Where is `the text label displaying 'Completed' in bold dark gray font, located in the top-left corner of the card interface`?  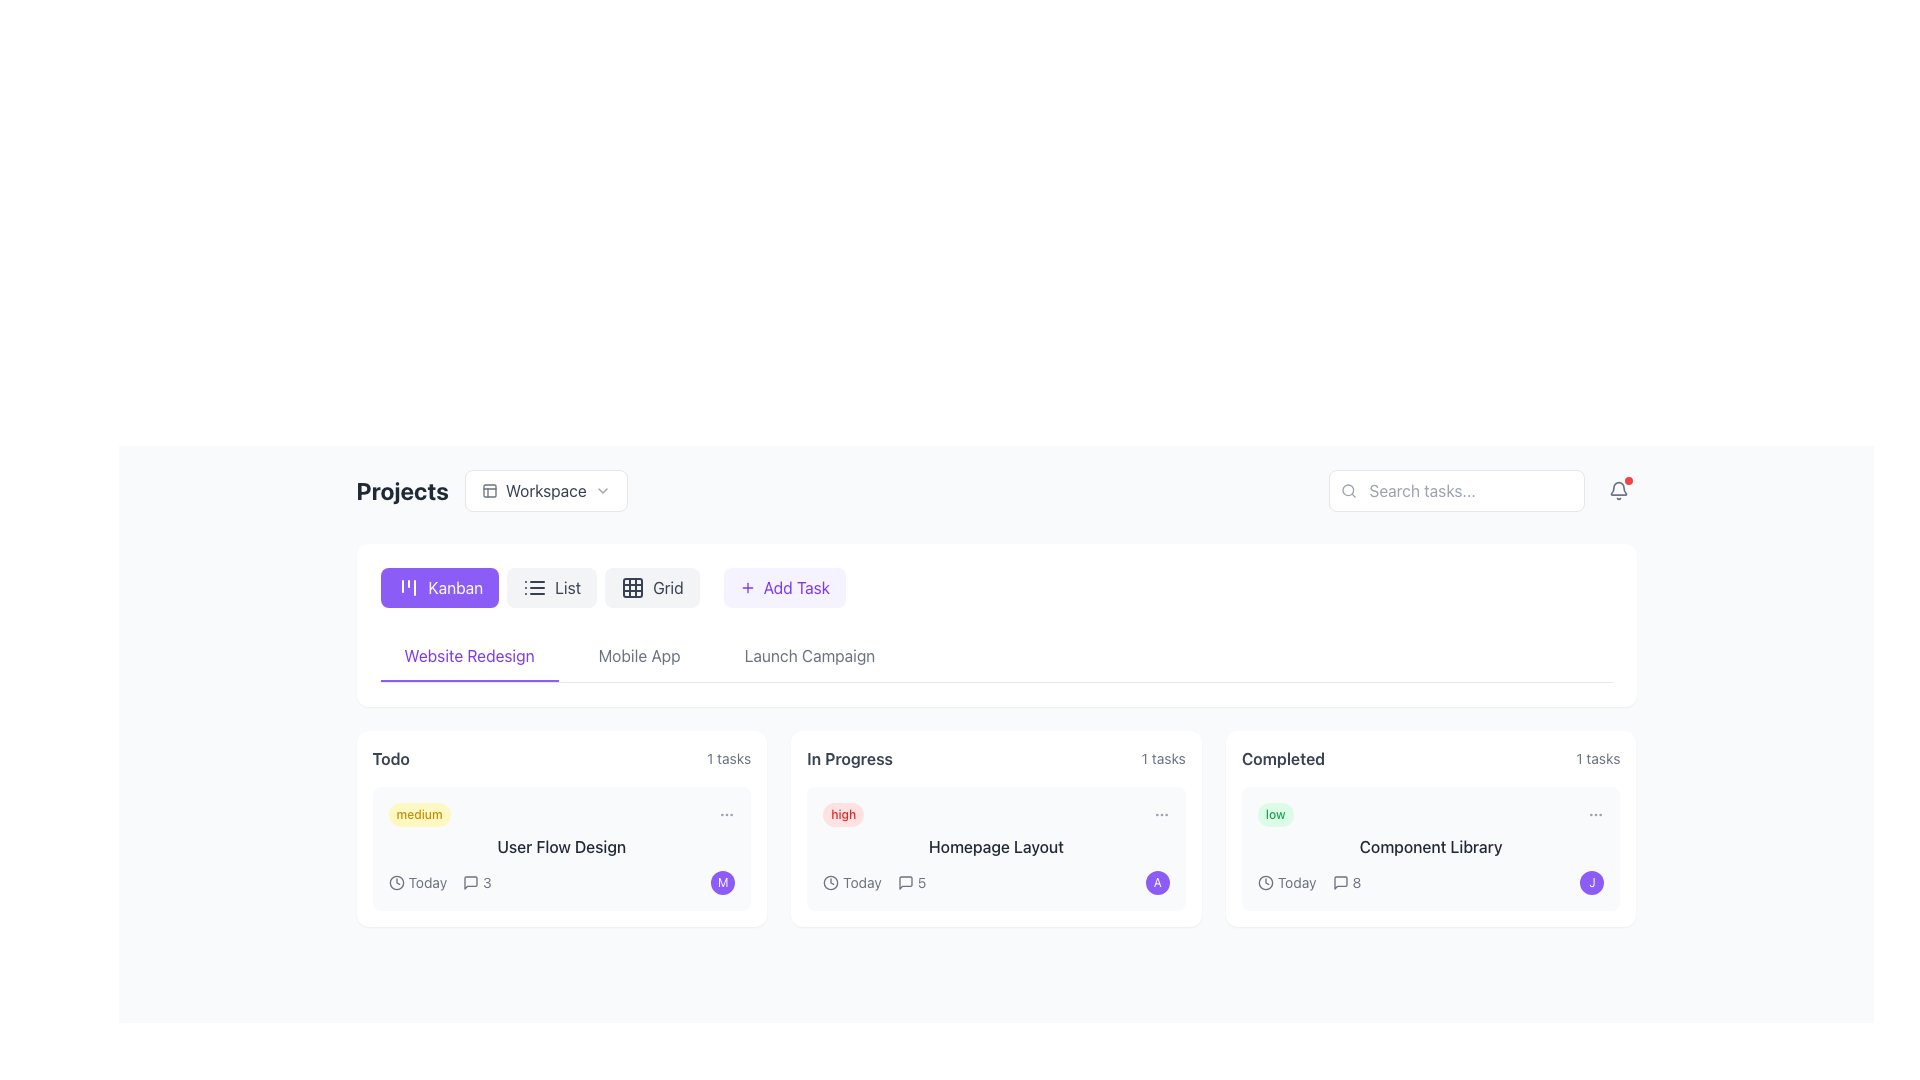 the text label displaying 'Completed' in bold dark gray font, located in the top-left corner of the card interface is located at coordinates (1283, 759).